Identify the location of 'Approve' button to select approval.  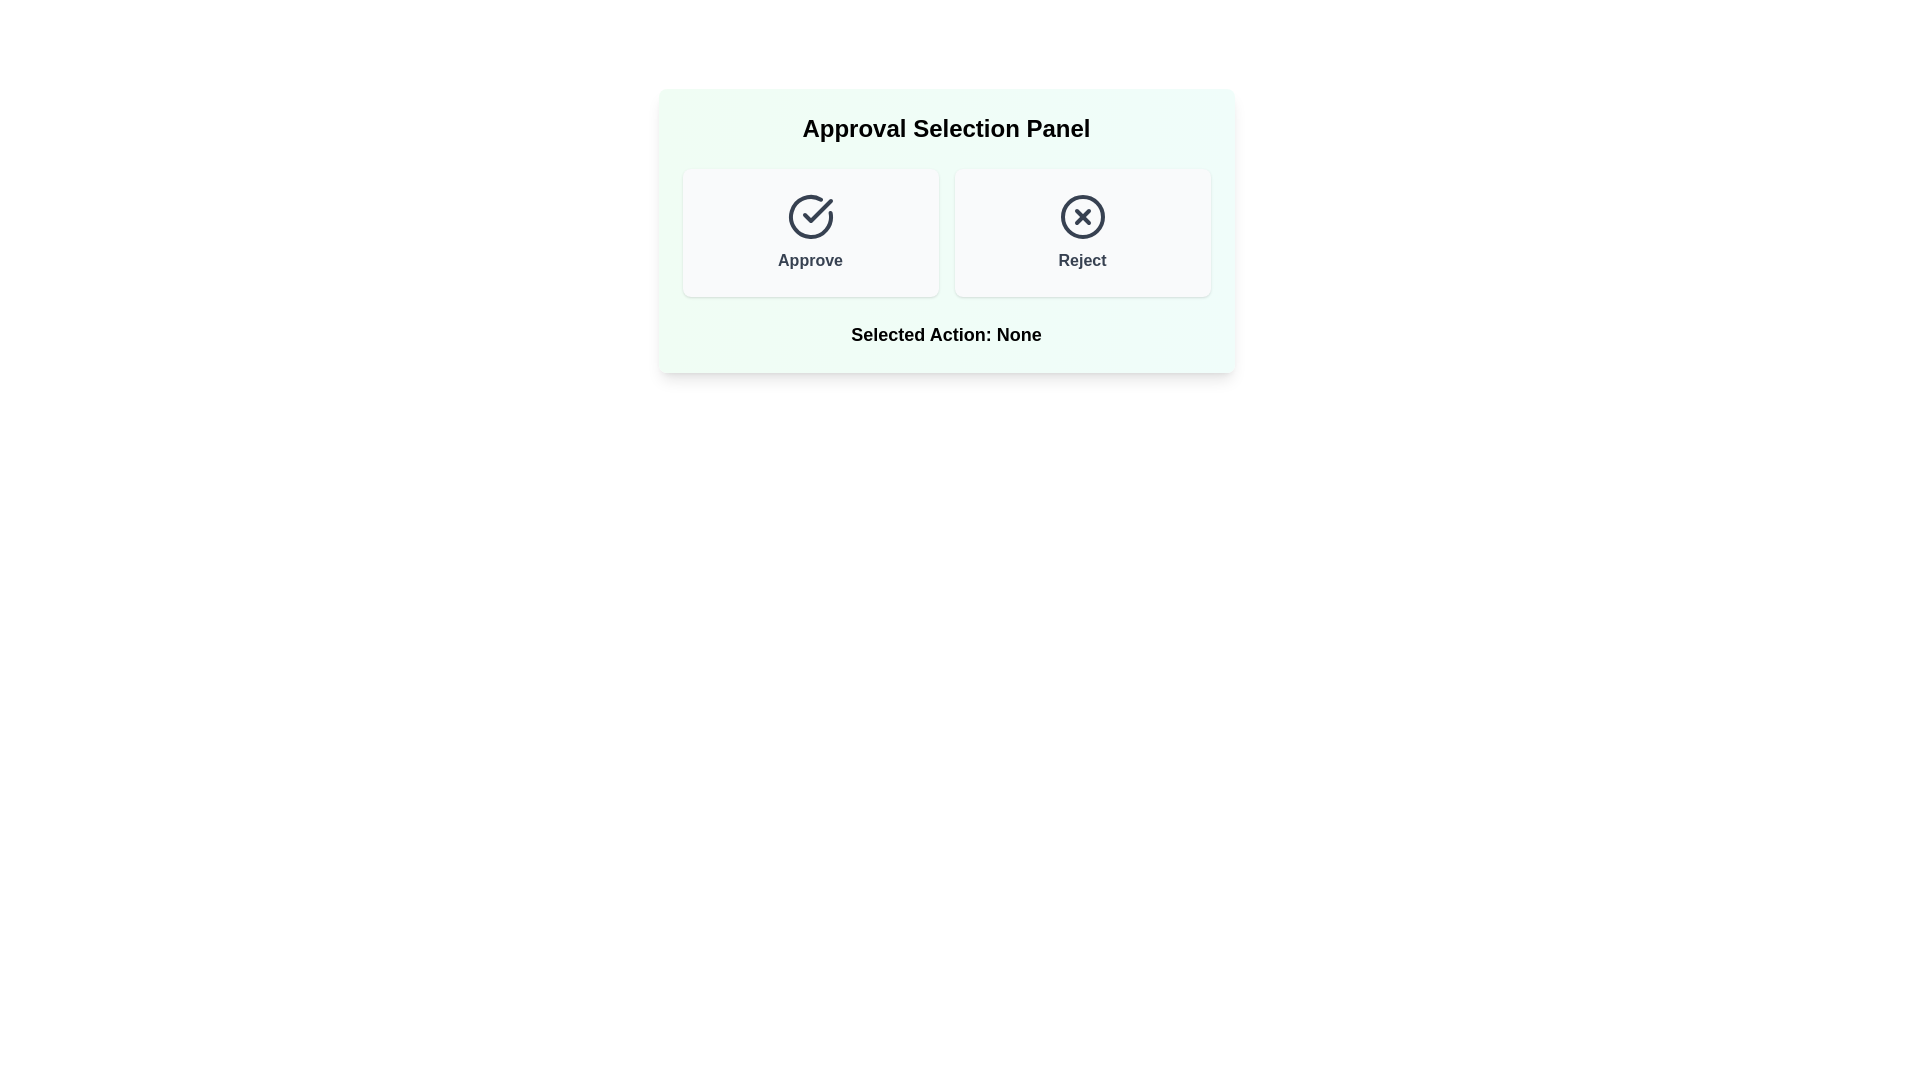
(810, 231).